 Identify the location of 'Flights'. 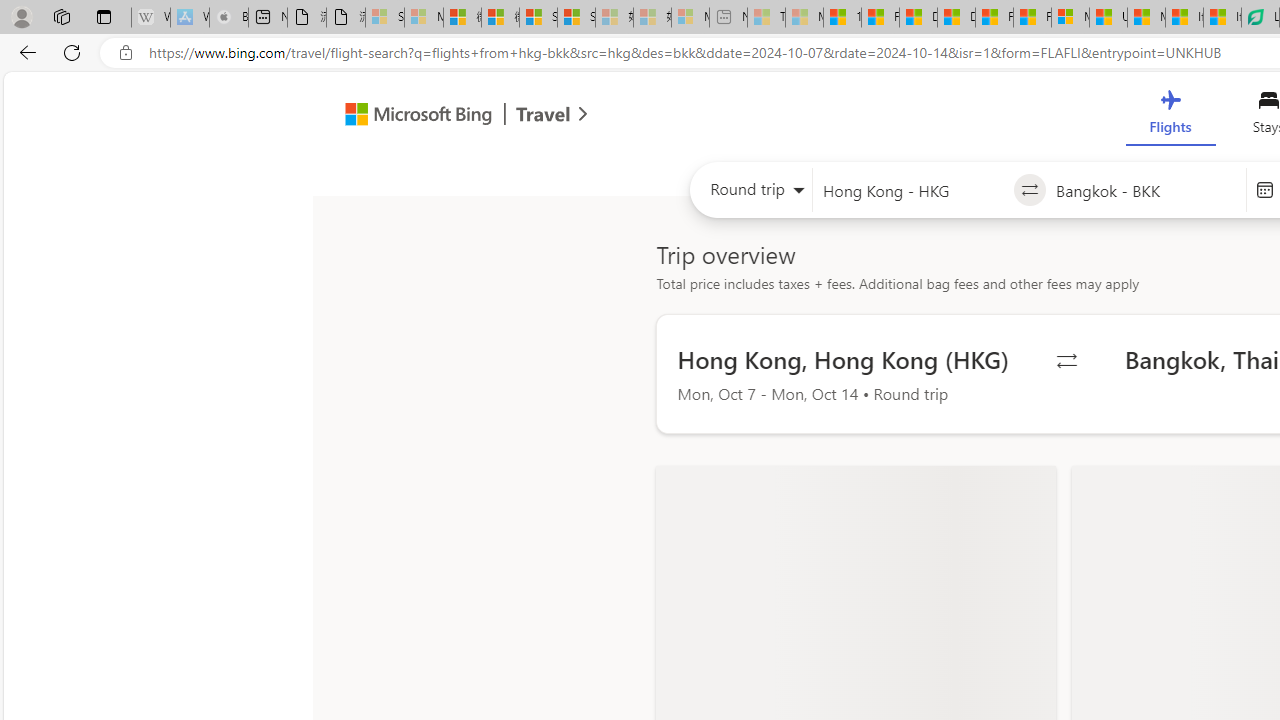
(1170, 117).